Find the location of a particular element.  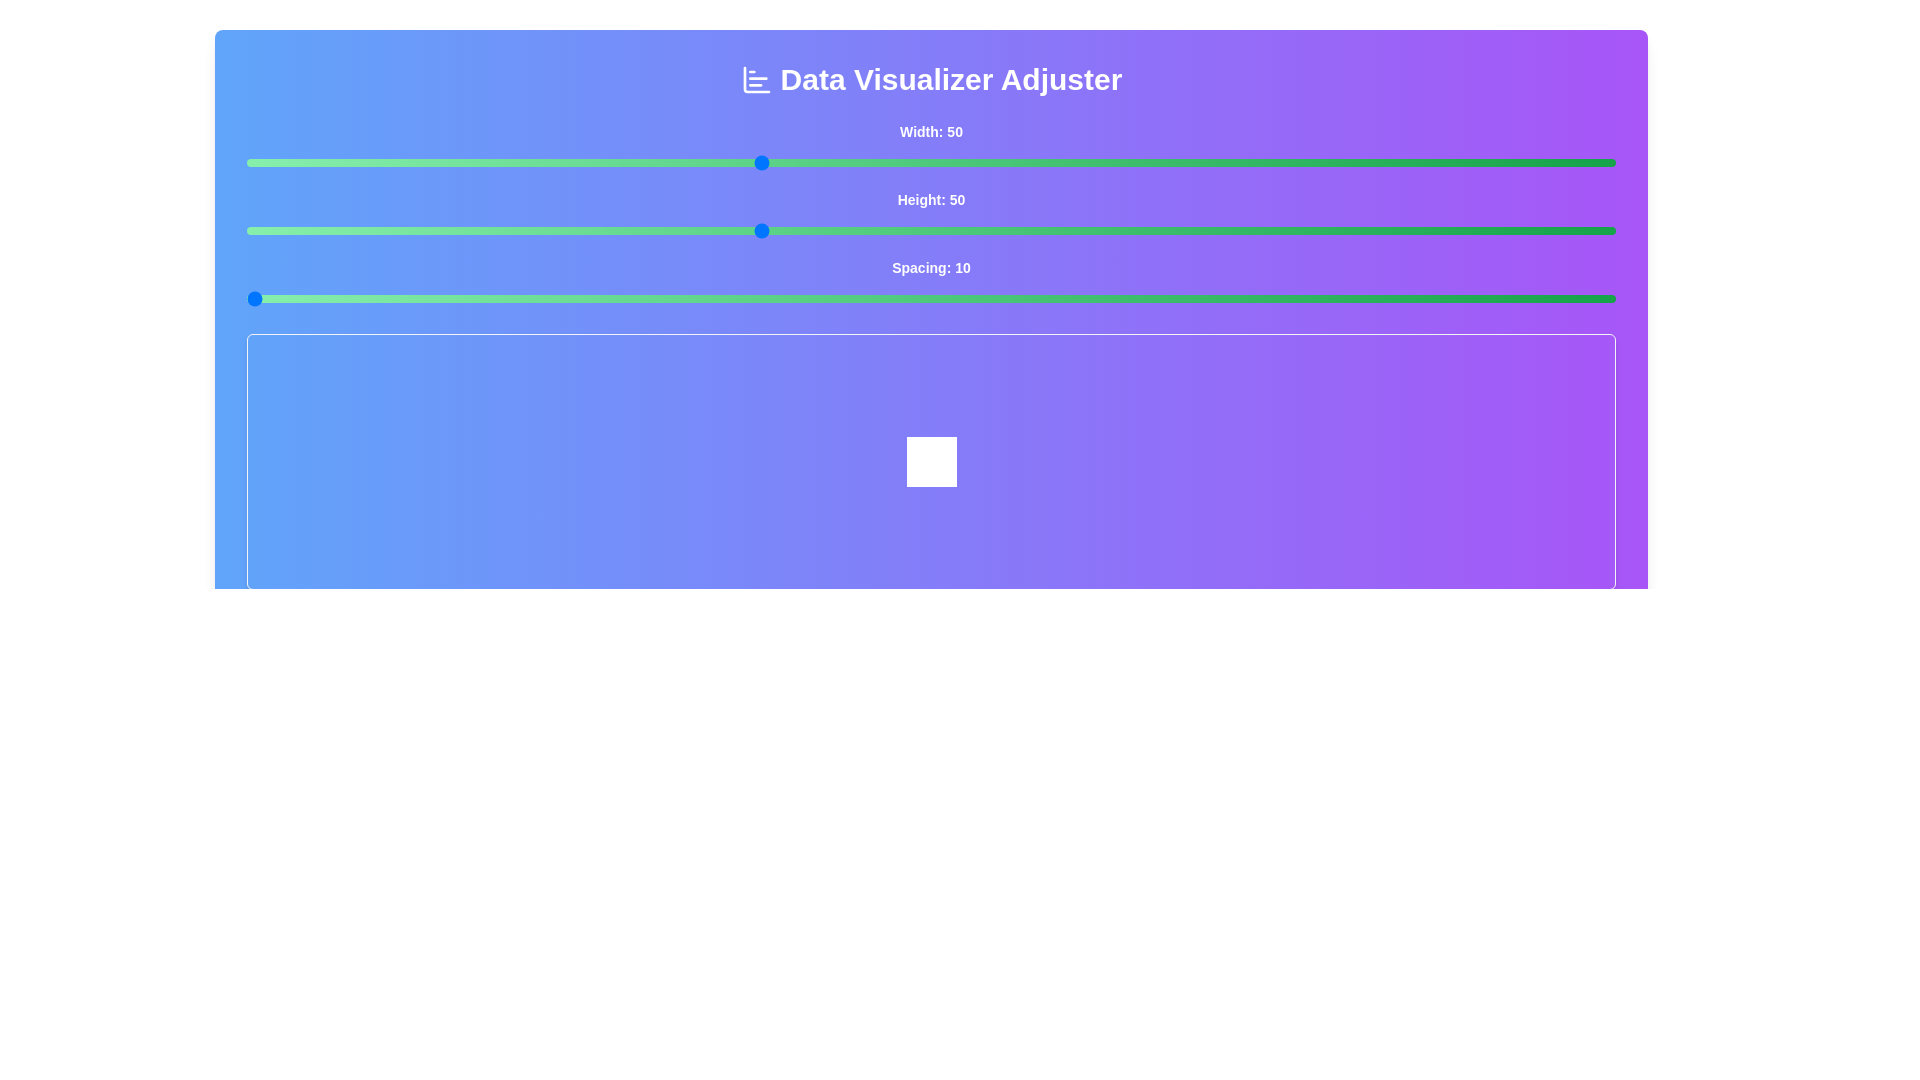

the 'Width' slider to 29 is located at coordinates (400, 161).